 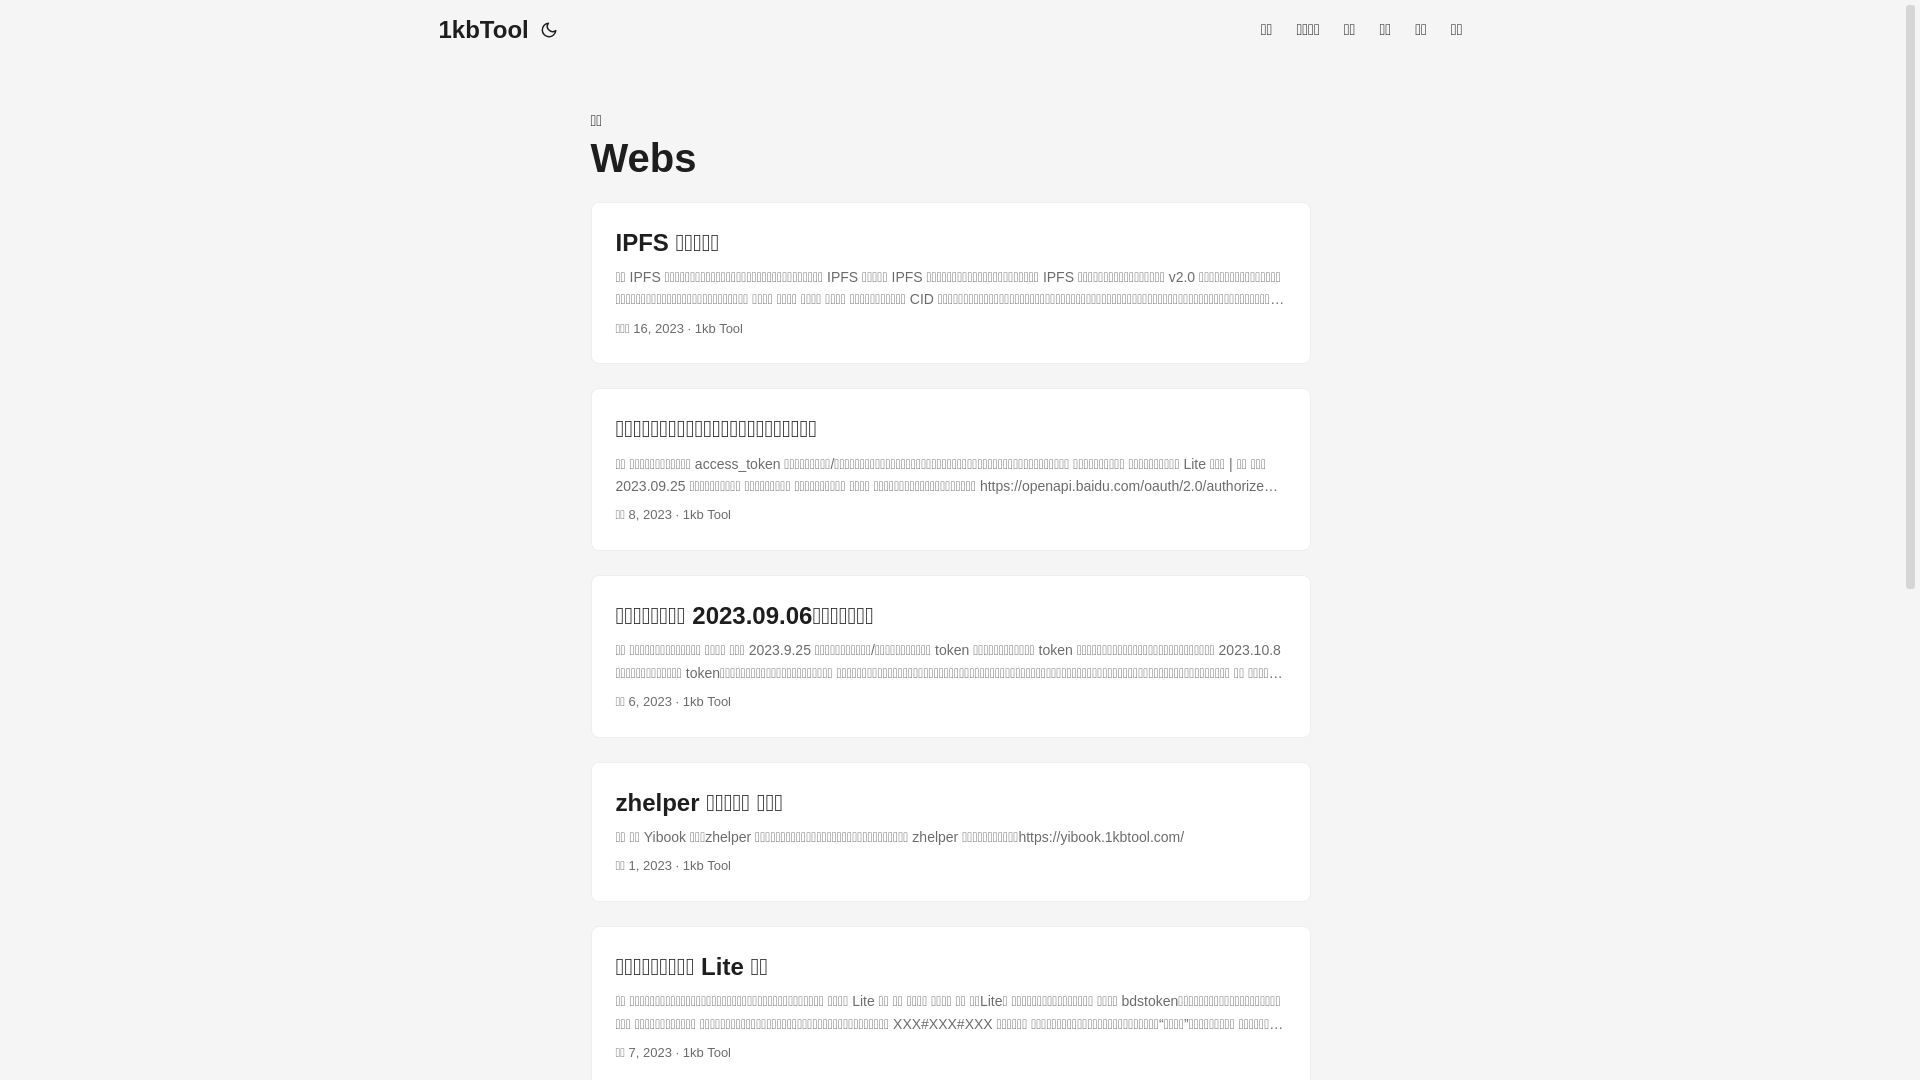 I want to click on '1kbTool', so click(x=483, y=30).